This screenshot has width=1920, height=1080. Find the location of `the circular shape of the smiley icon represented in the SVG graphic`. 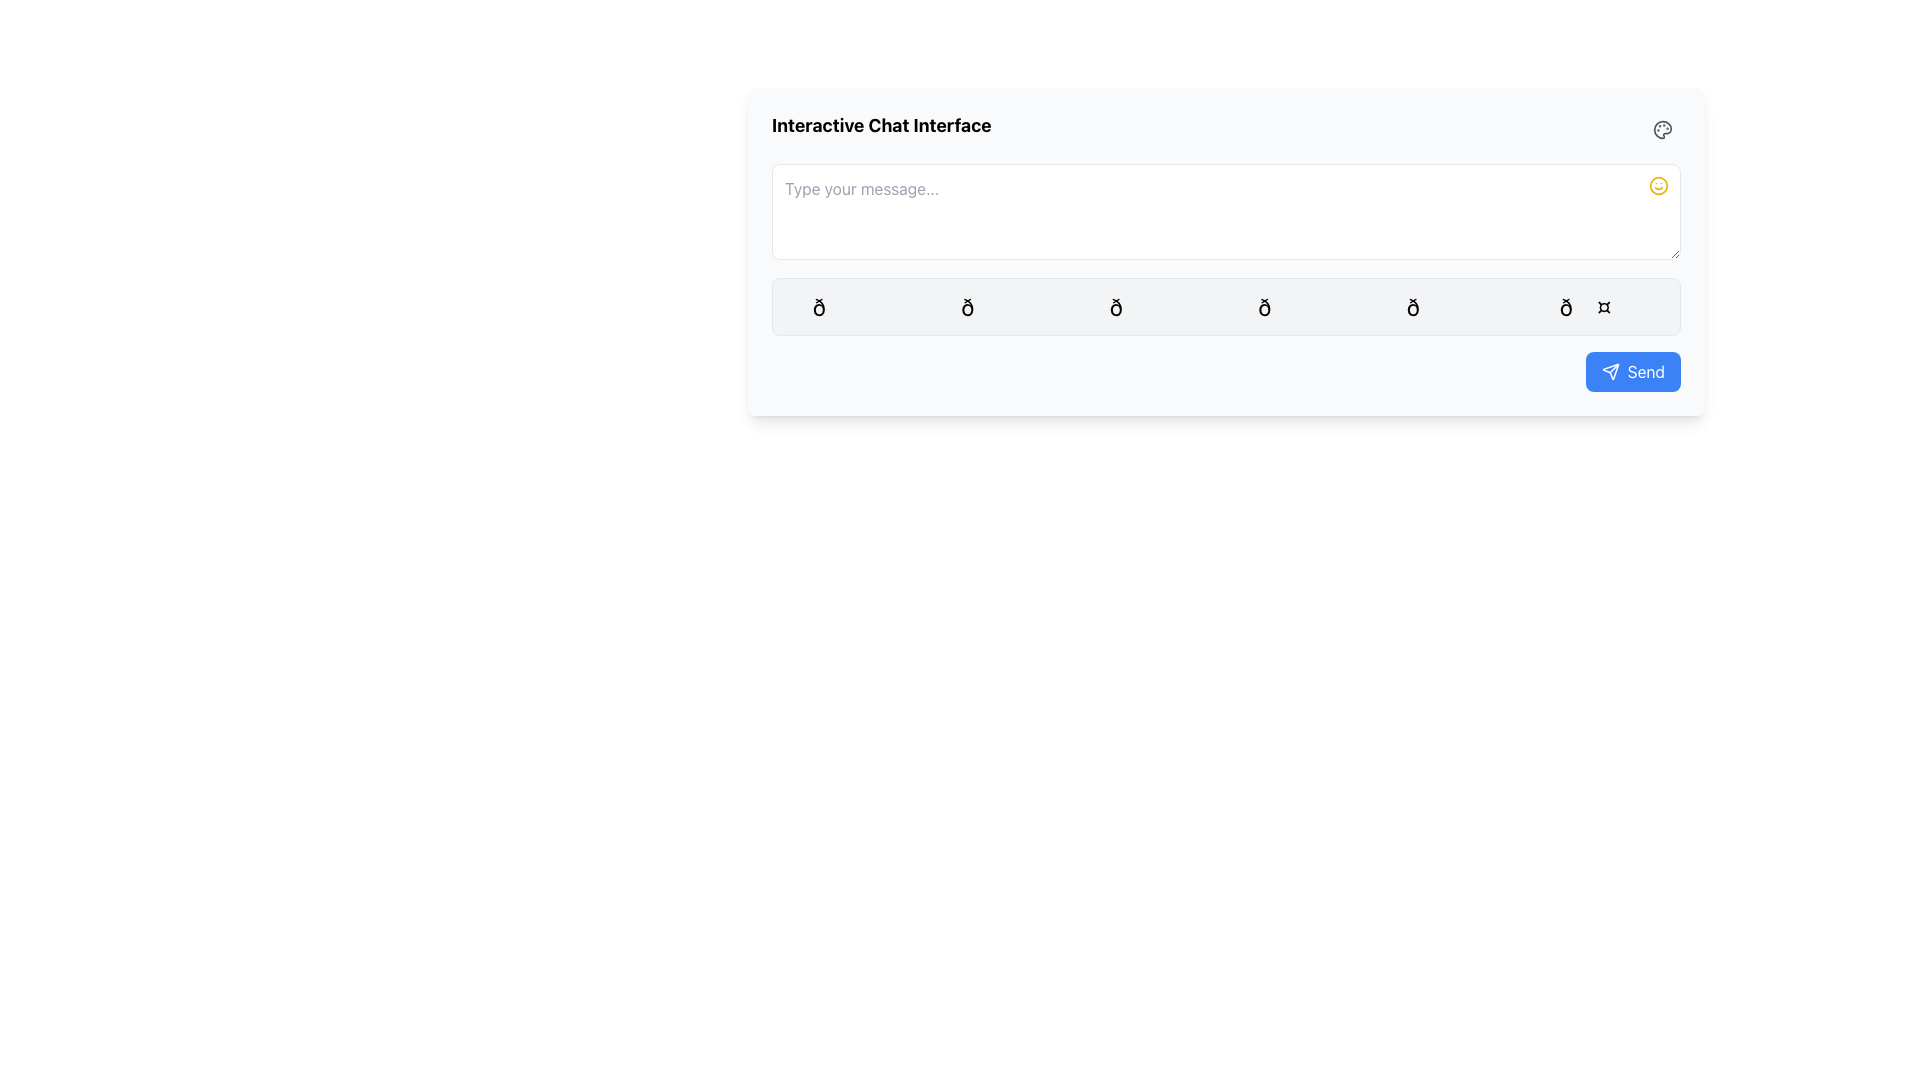

the circular shape of the smiley icon represented in the SVG graphic is located at coordinates (1659, 185).